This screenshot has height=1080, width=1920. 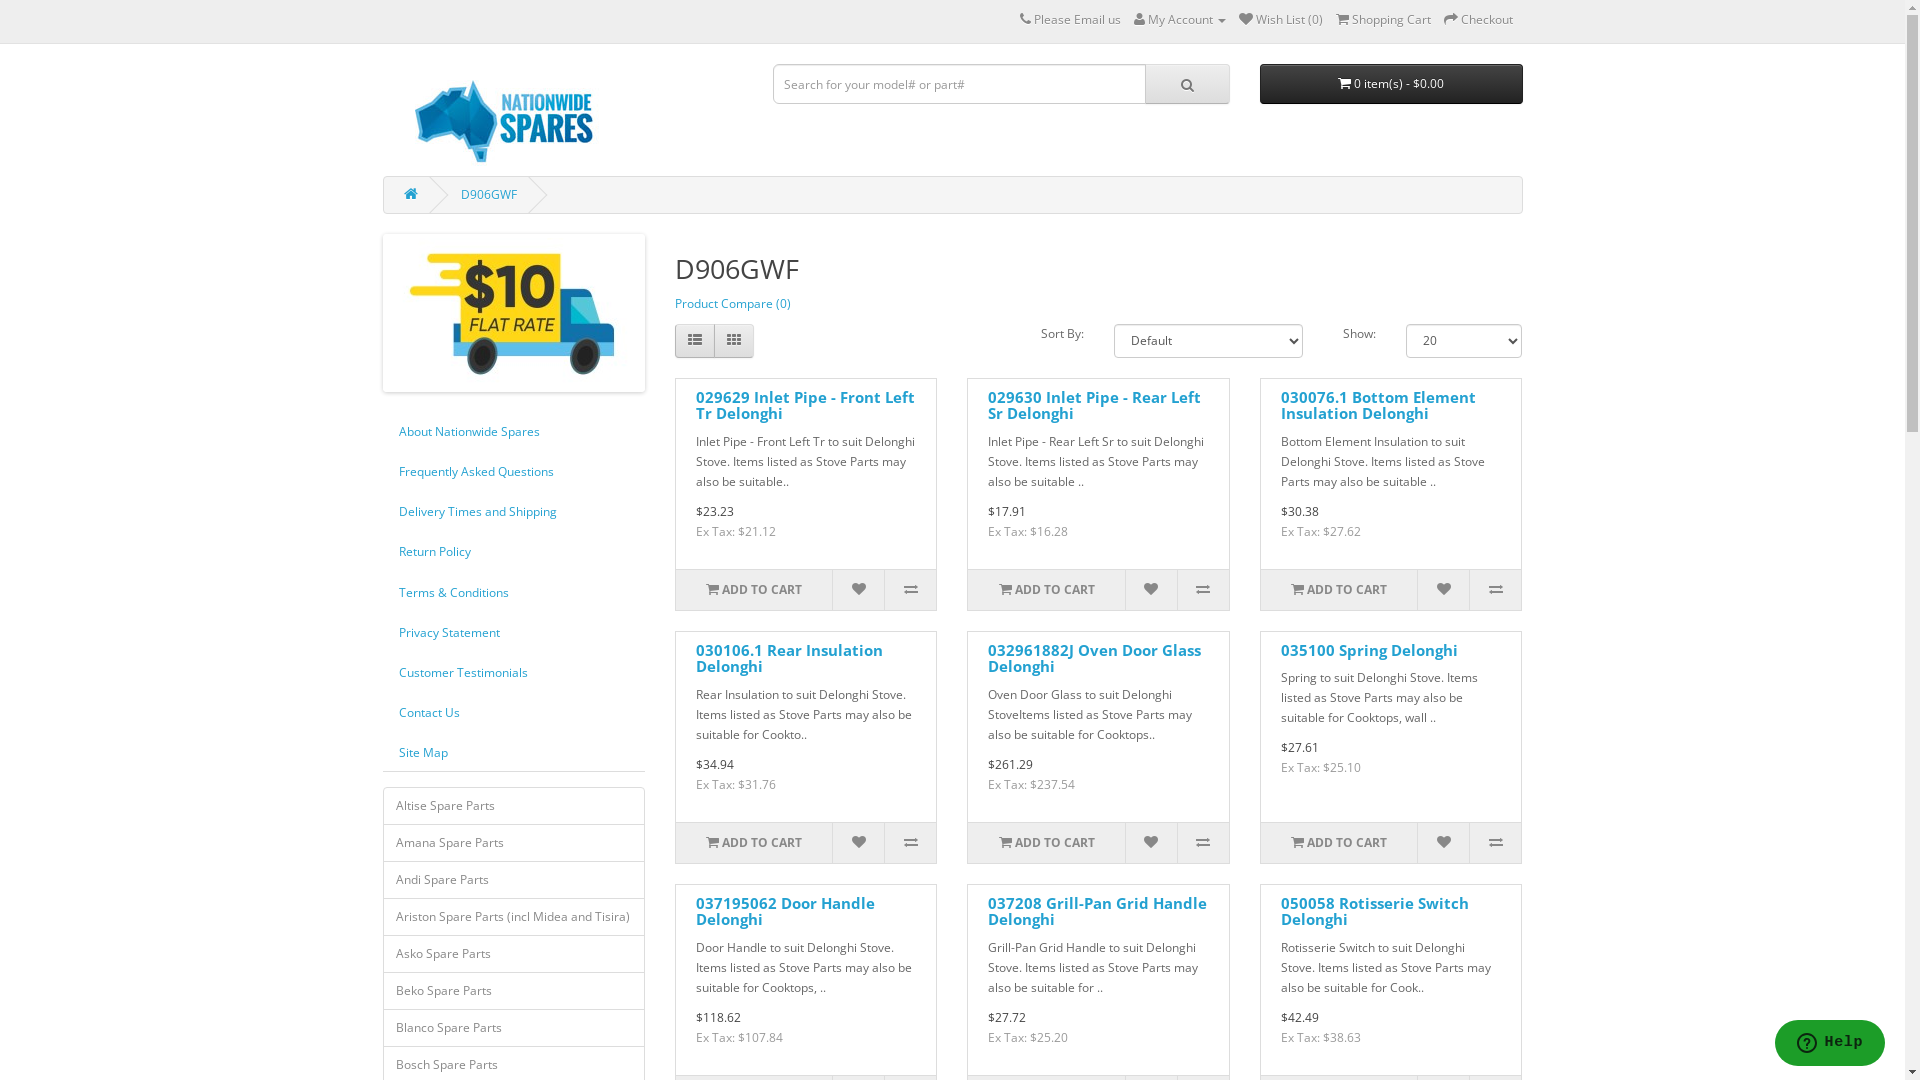 What do you see at coordinates (382, 752) in the screenshot?
I see `'Site Map'` at bounding box center [382, 752].